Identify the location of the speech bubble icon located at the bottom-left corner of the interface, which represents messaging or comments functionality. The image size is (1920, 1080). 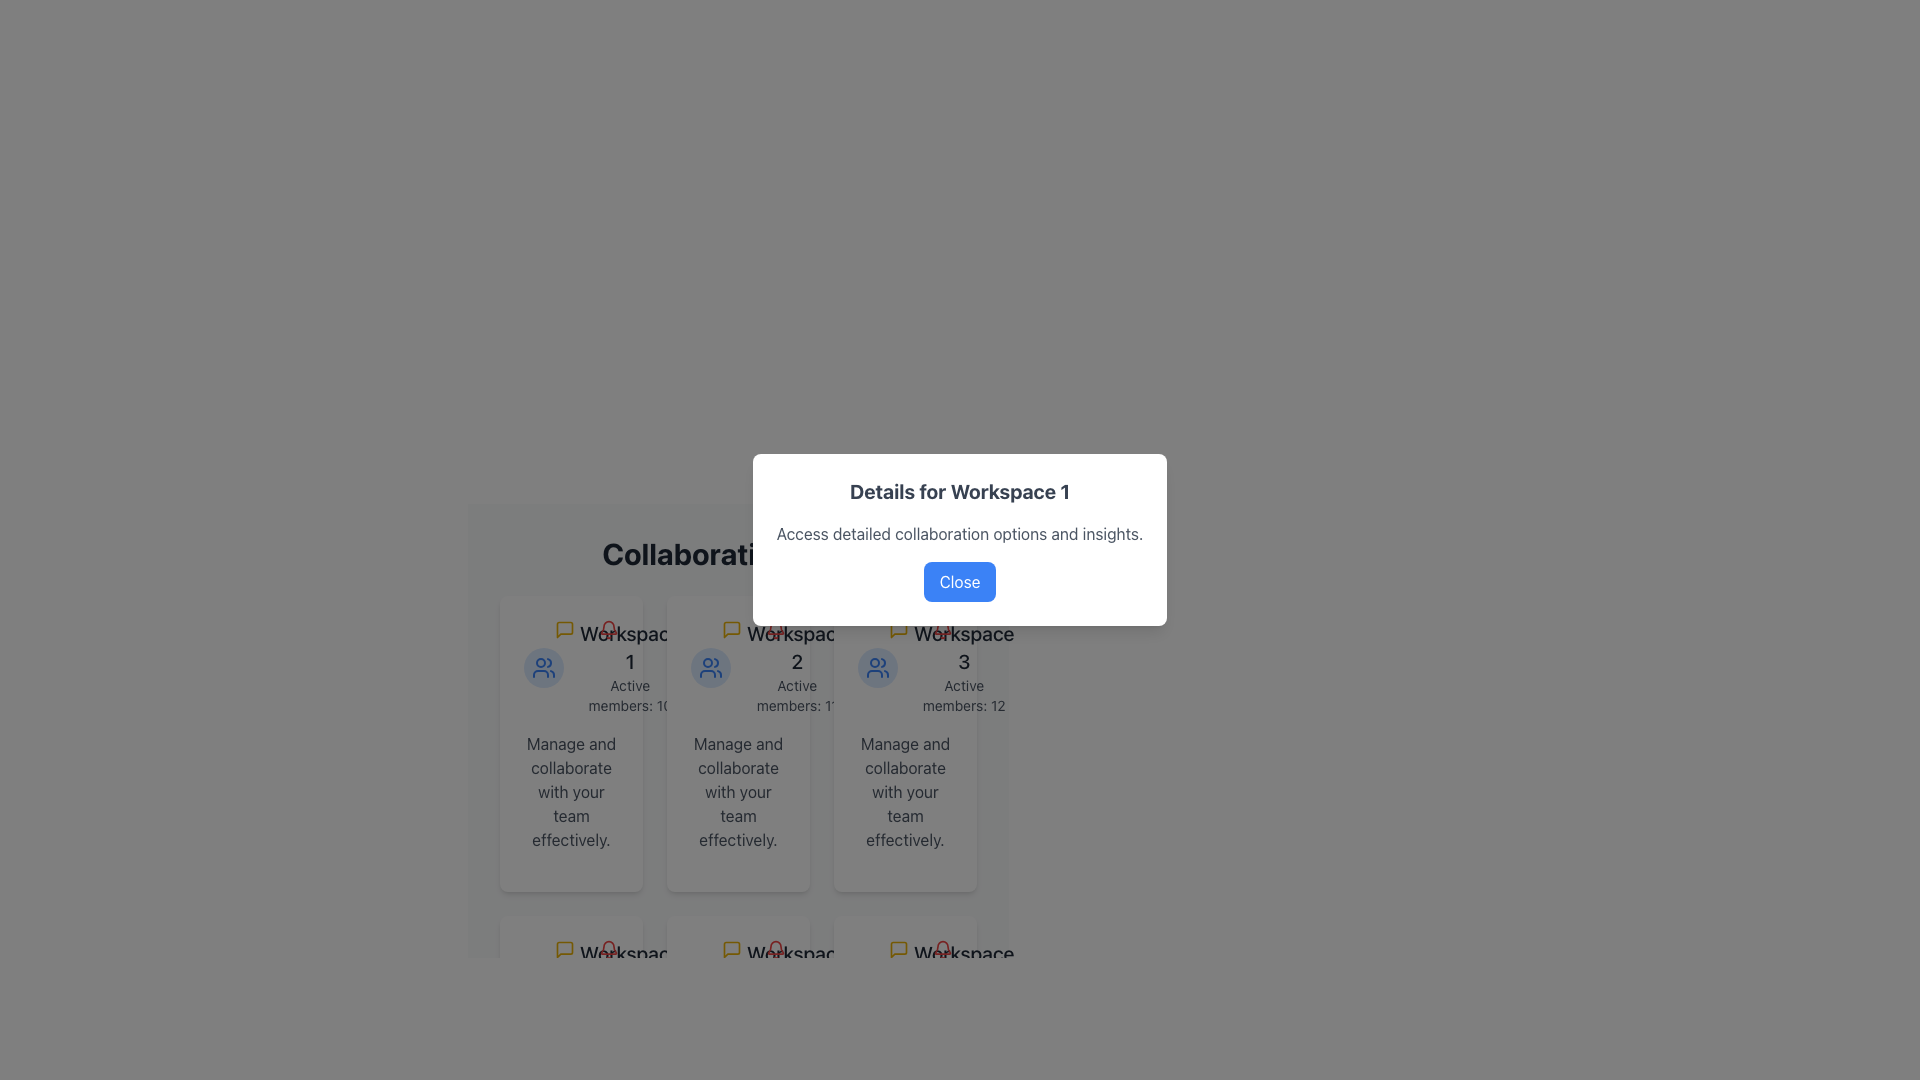
(564, 948).